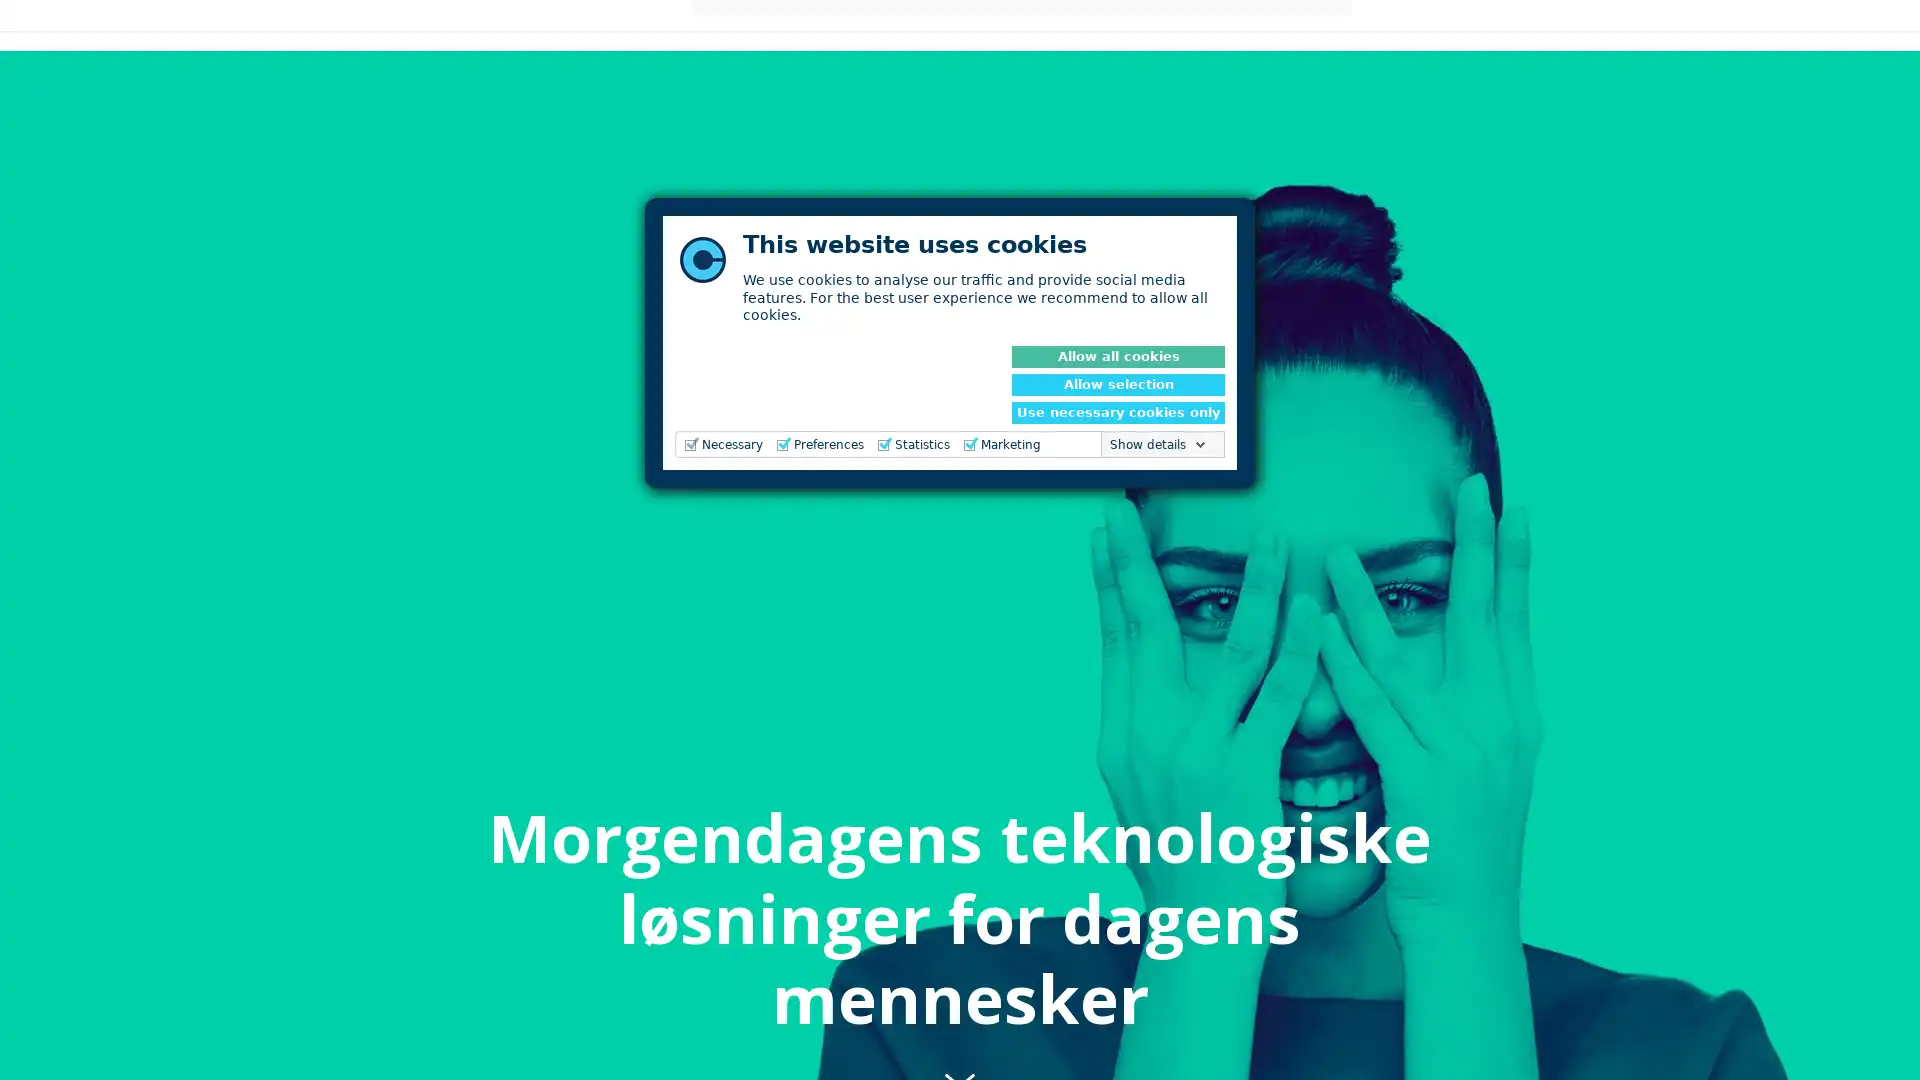  Describe the element at coordinates (960, 1036) in the screenshot. I see `Videre til innholdet` at that location.